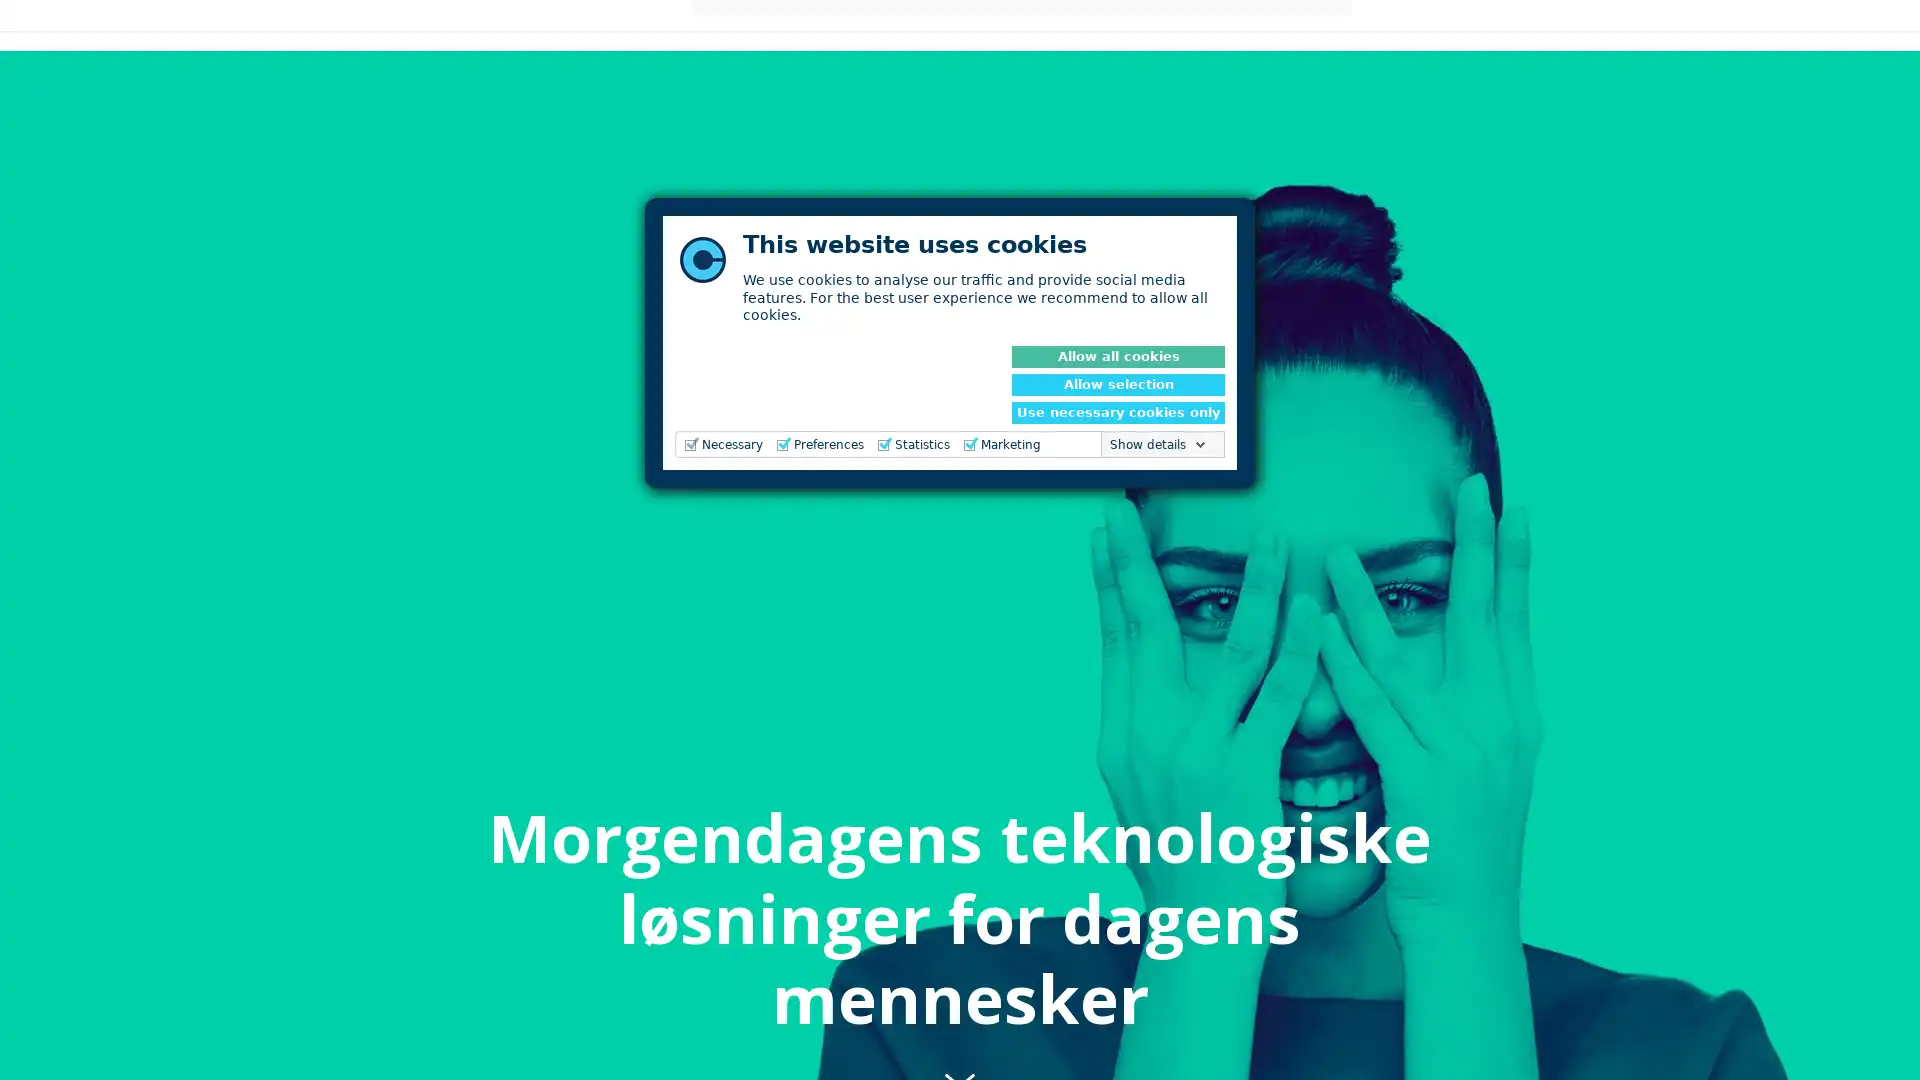  Describe the element at coordinates (960, 1036) in the screenshot. I see `Videre til innholdet` at that location.